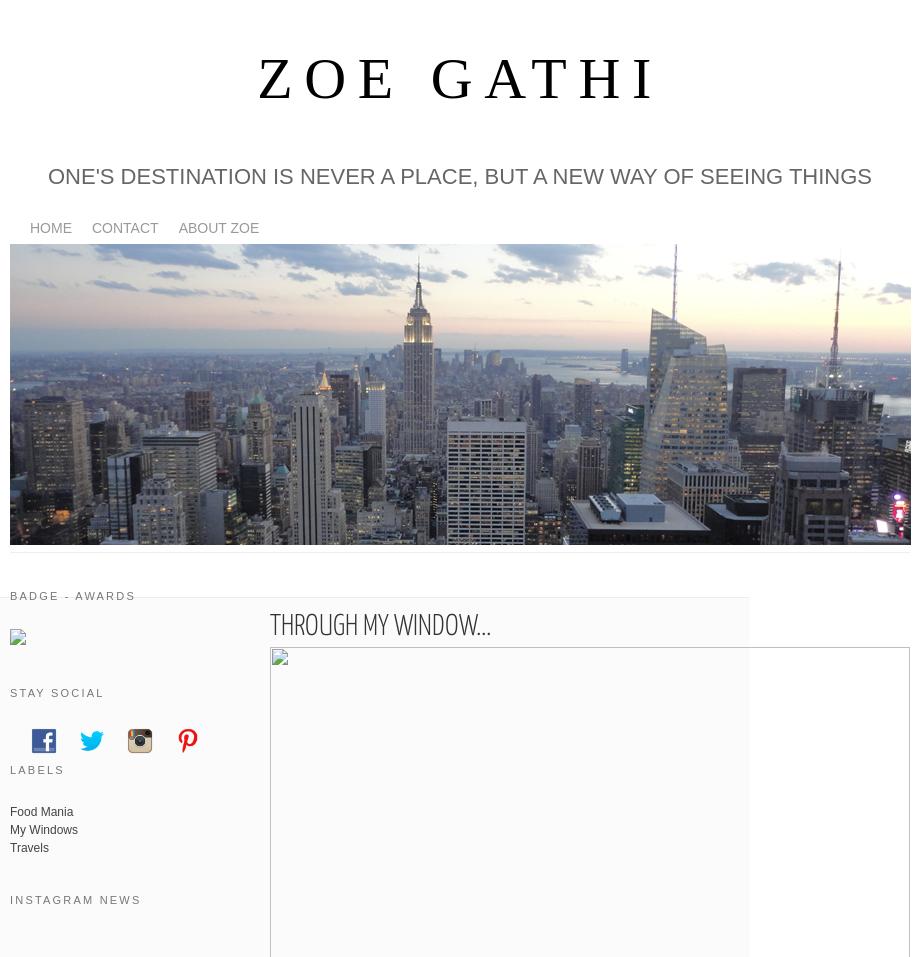 Image resolution: width=920 pixels, height=957 pixels. Describe the element at coordinates (10, 829) in the screenshot. I see `'My Windows'` at that location.